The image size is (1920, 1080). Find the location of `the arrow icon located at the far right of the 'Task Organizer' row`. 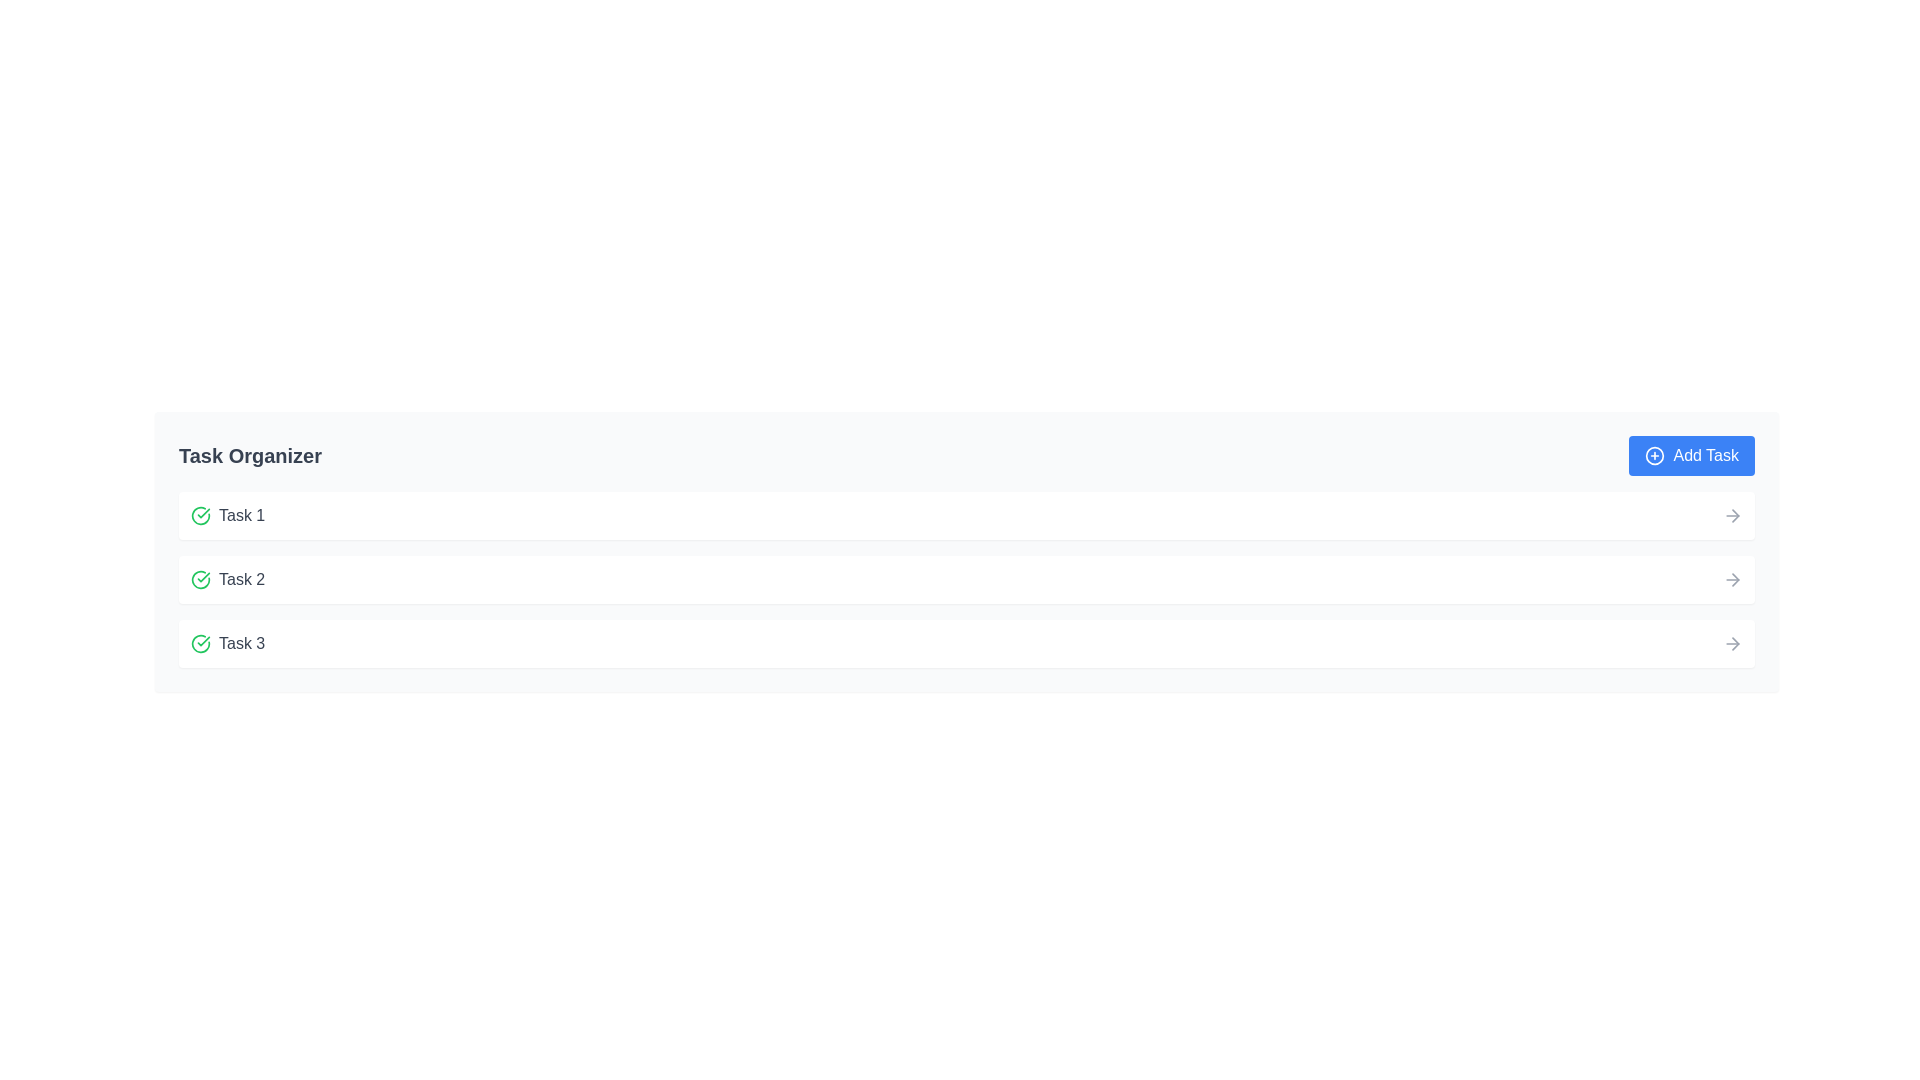

the arrow icon located at the far right of the 'Task Organizer' row is located at coordinates (1734, 644).